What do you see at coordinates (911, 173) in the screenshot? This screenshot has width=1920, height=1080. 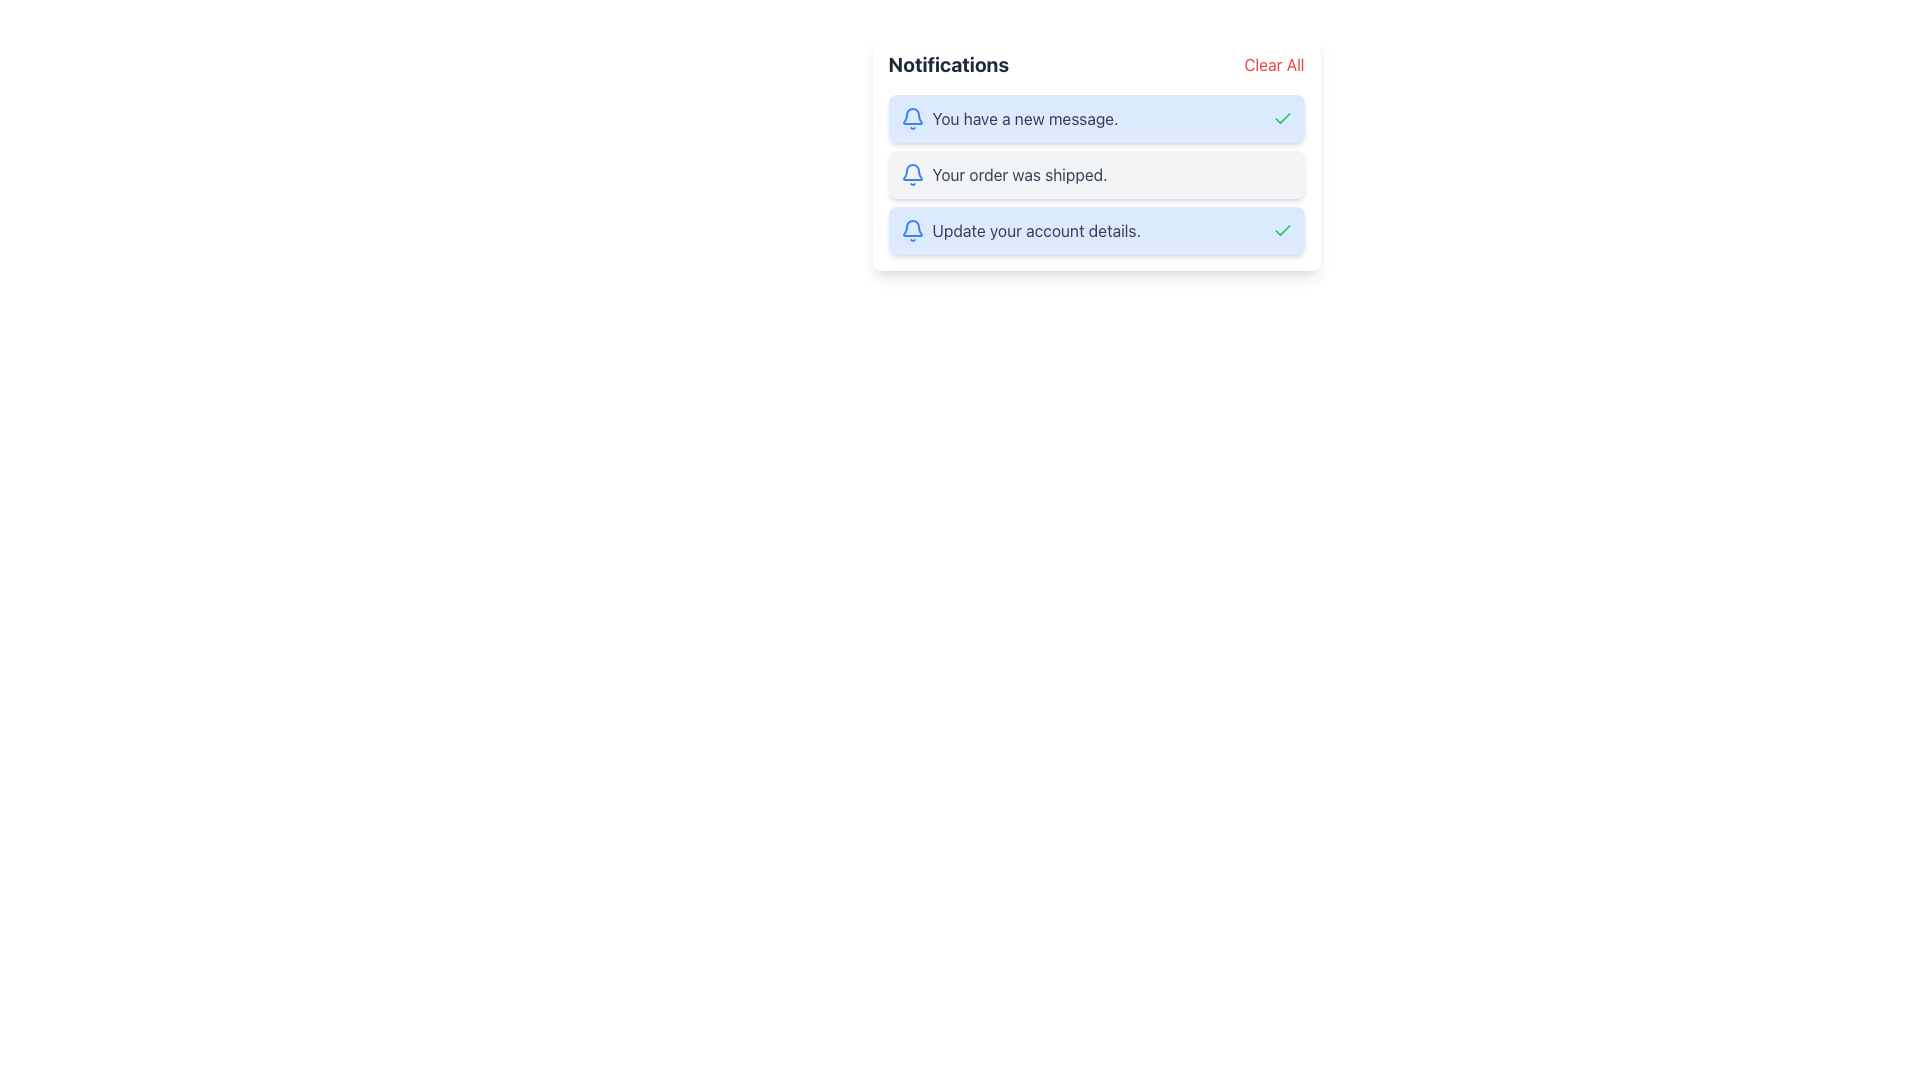 I see `the bell icon that indicates a notification for an order shipping update, located in the second notification card of the vertical notification list panel` at bounding box center [911, 173].